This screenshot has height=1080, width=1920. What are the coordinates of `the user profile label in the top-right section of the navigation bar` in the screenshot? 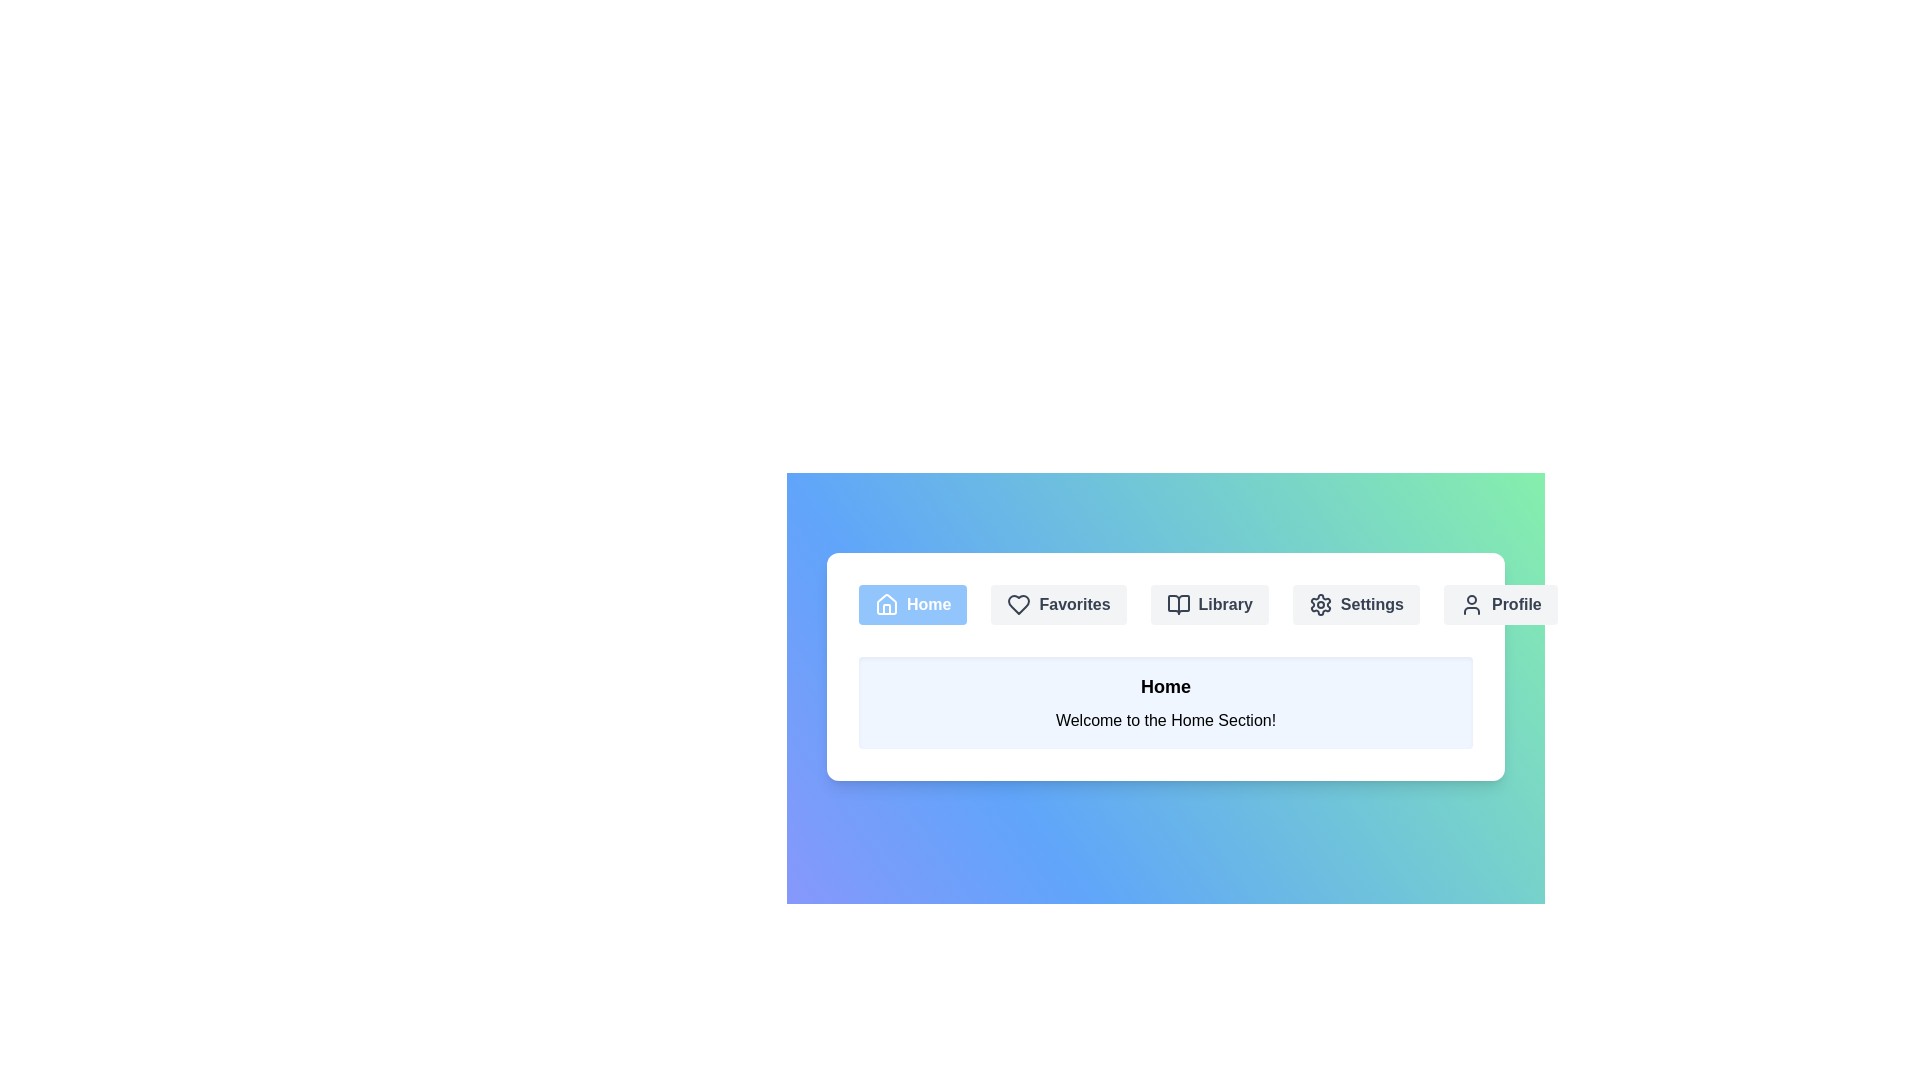 It's located at (1516, 604).